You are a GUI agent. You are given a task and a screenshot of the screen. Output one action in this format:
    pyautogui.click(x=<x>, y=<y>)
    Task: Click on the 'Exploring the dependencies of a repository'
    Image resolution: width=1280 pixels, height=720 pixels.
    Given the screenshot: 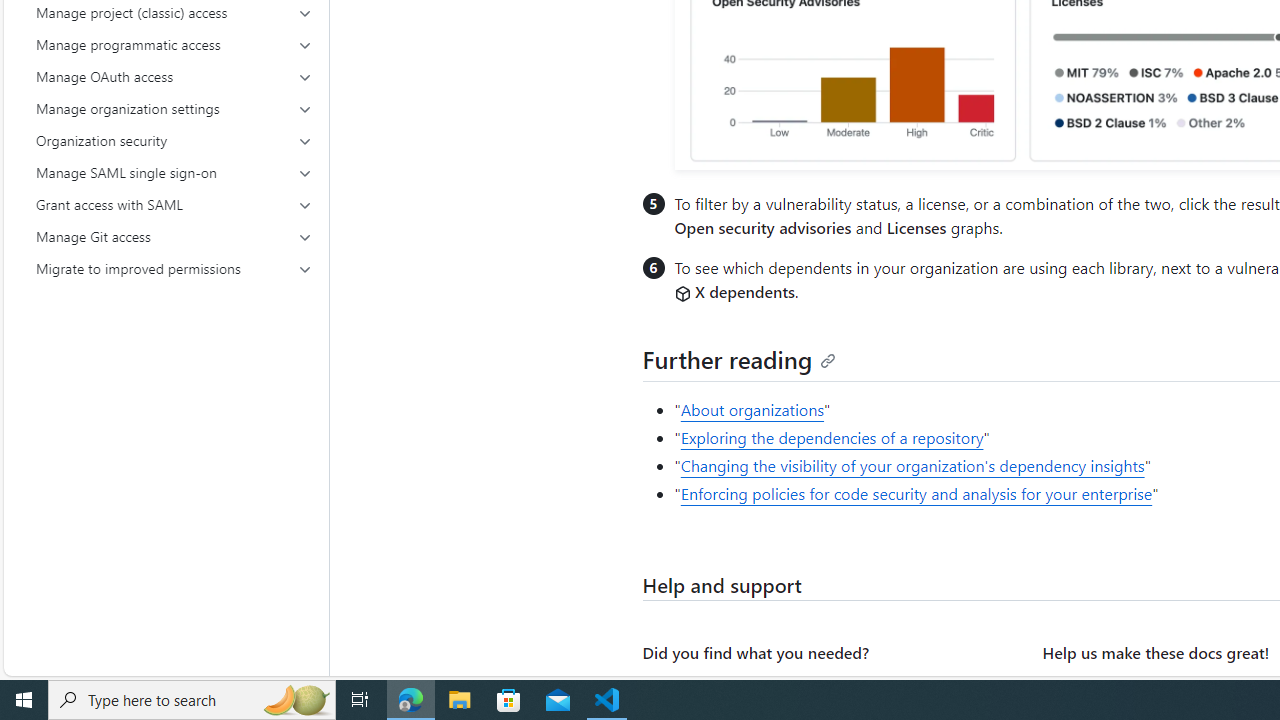 What is the action you would take?
    pyautogui.click(x=832, y=437)
    